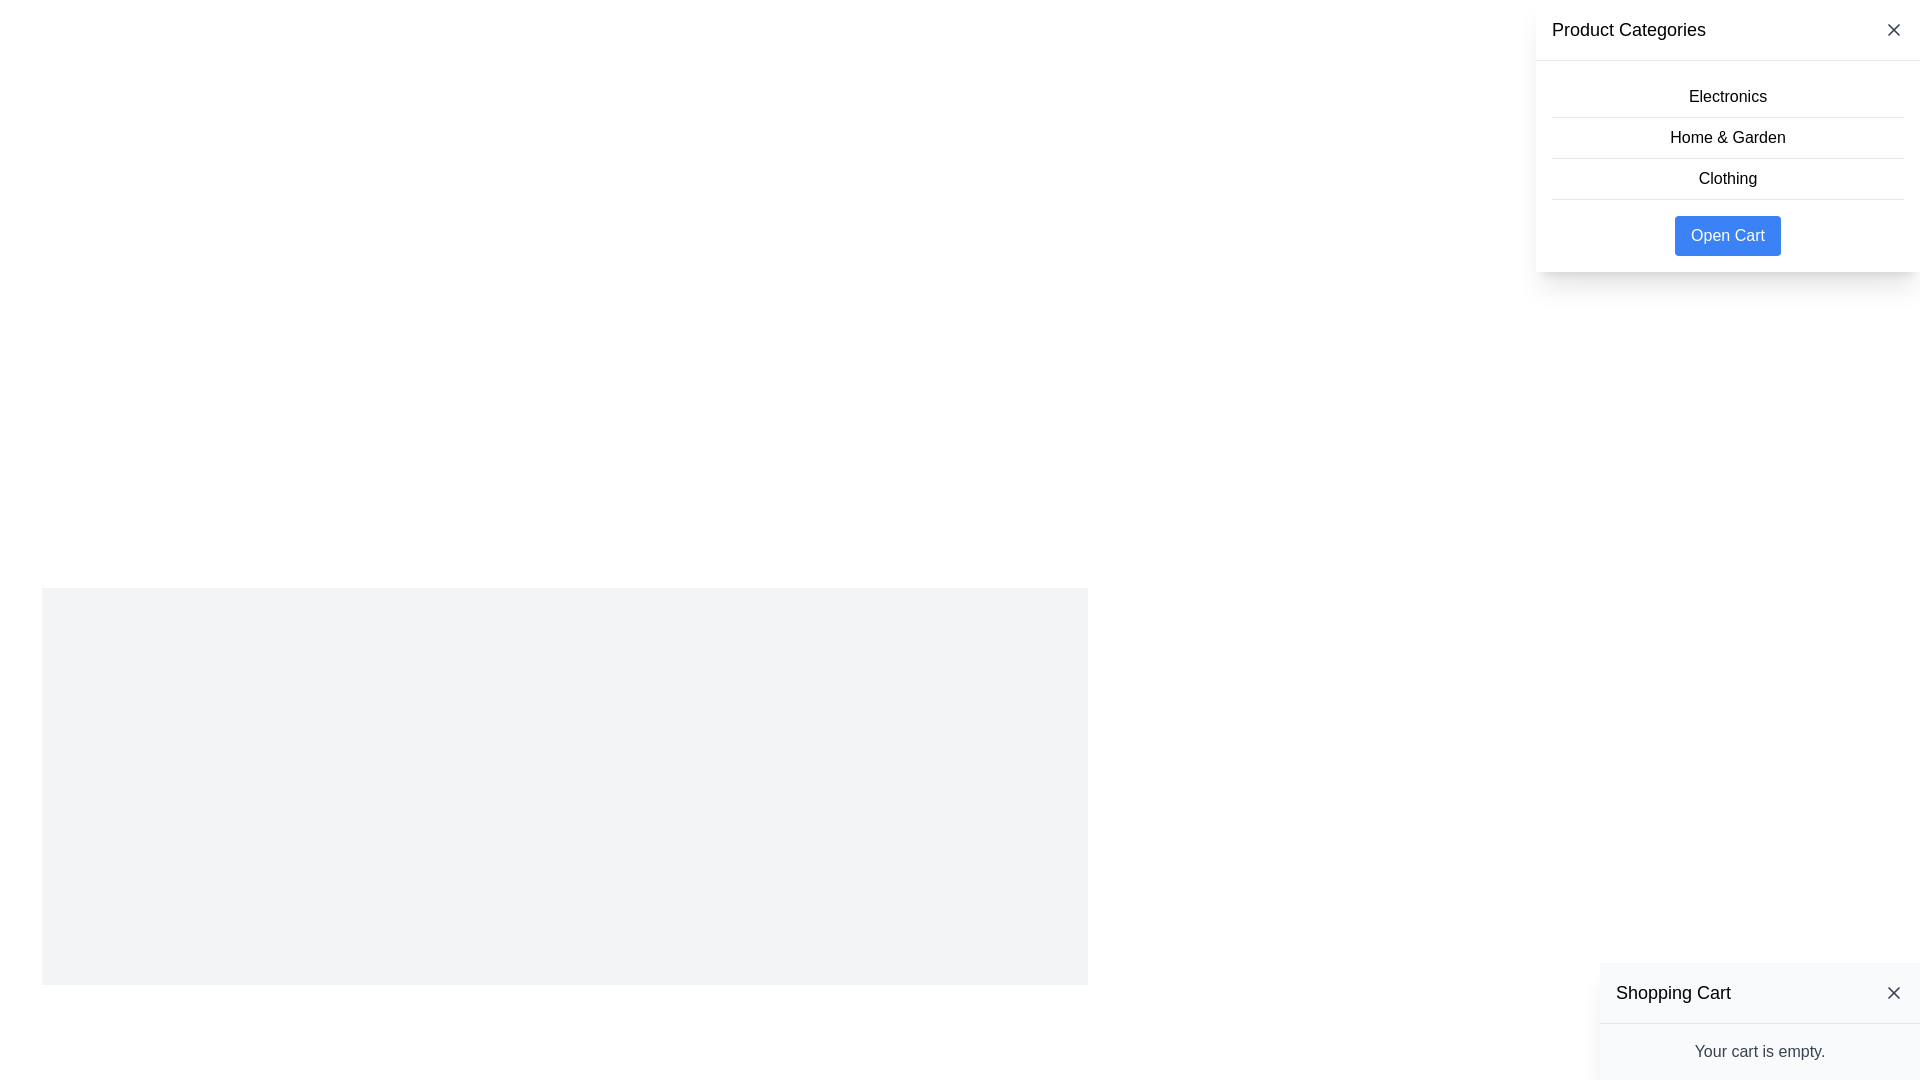 The width and height of the screenshot is (1920, 1080). I want to click on the close icon in the top-right corner of the 'Shopping Cart' modal, so click(1893, 992).